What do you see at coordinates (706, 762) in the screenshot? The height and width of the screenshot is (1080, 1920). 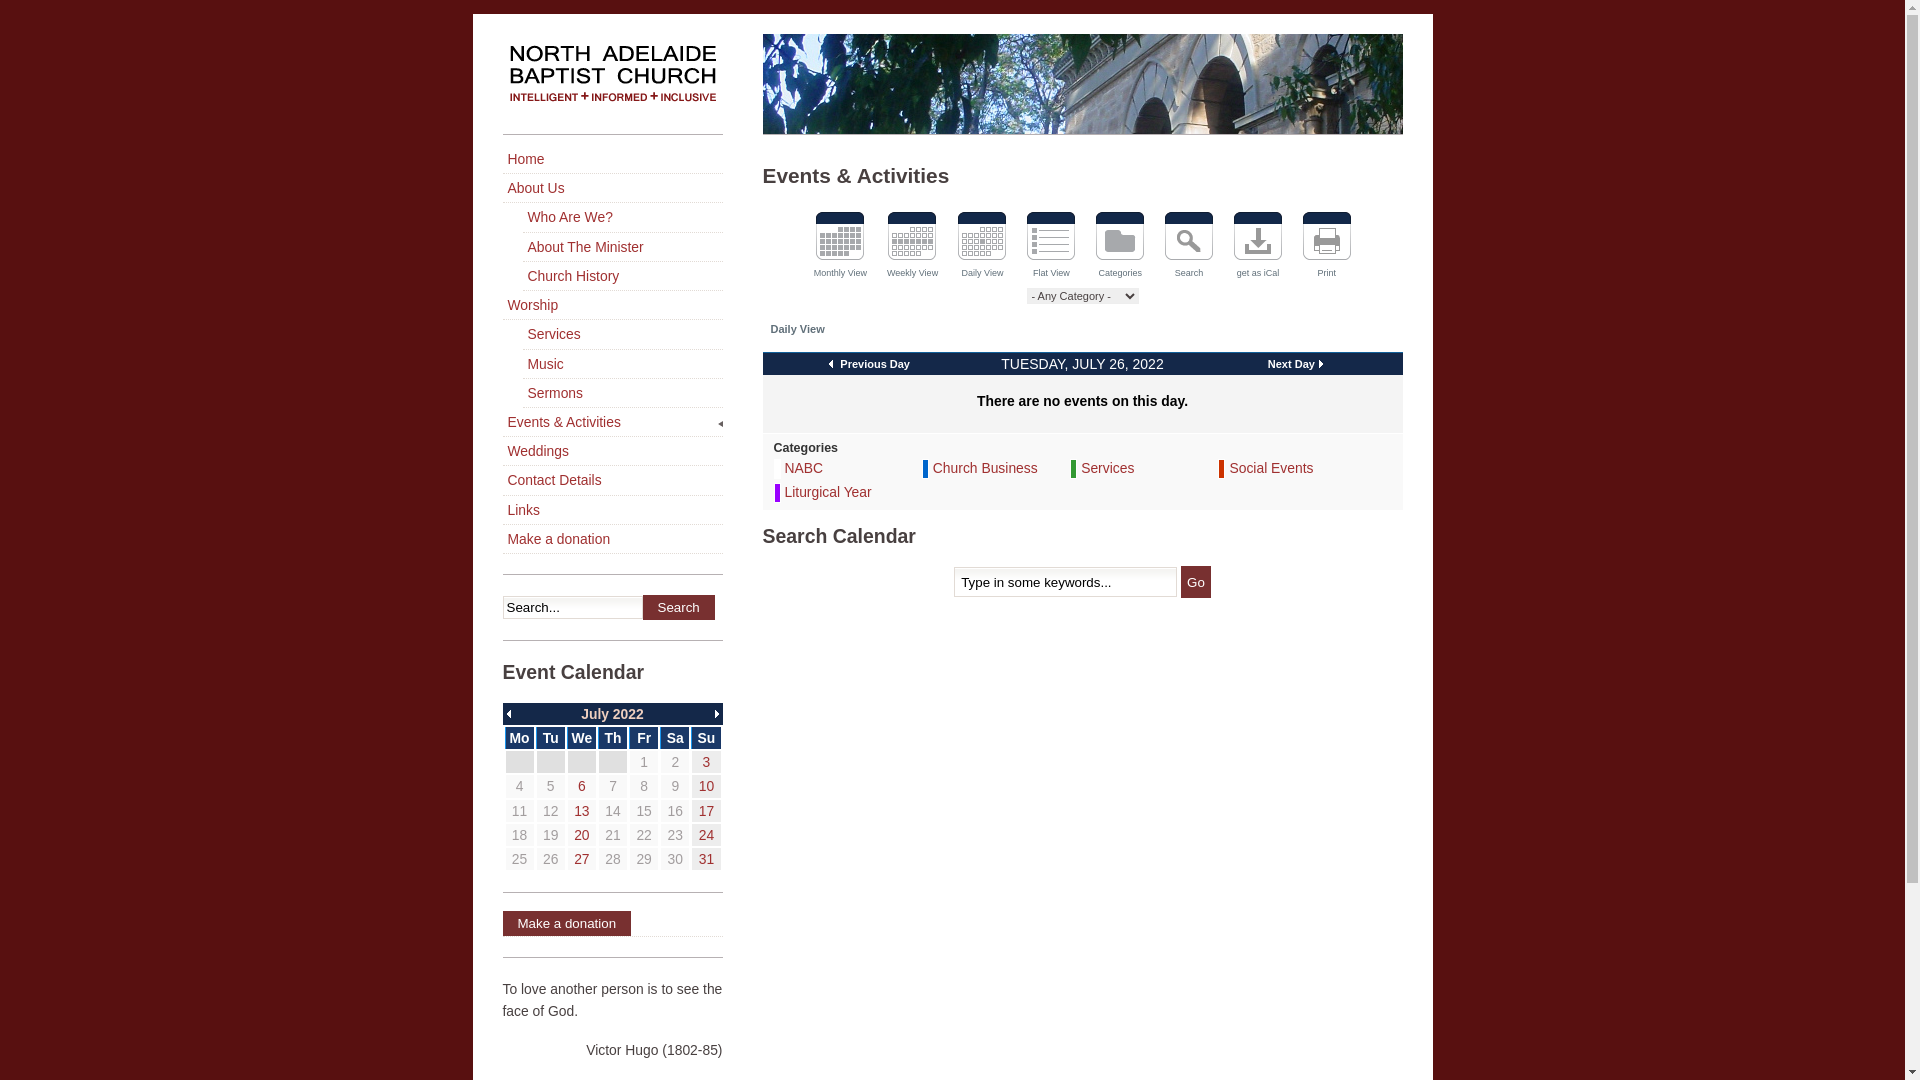 I see `'3'` at bounding box center [706, 762].